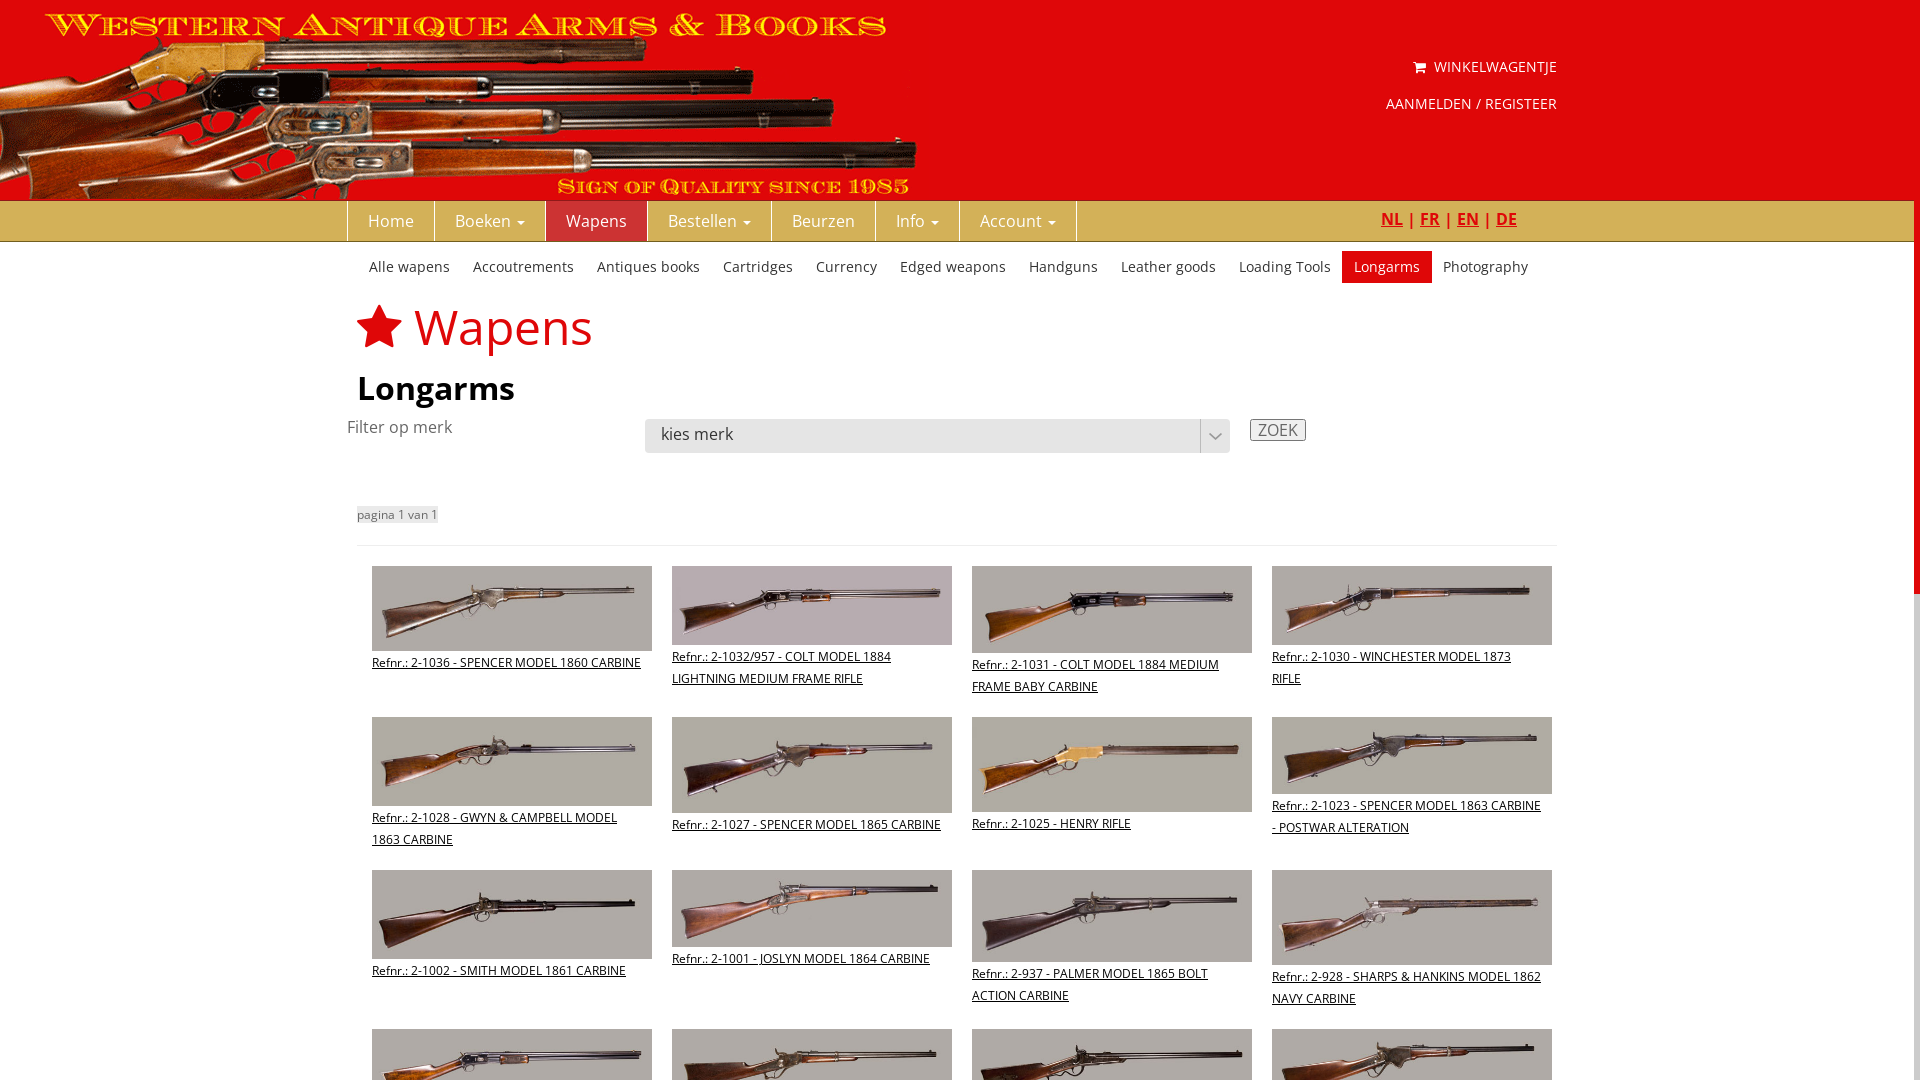 This screenshot has height=1080, width=1920. What do you see at coordinates (875, 220) in the screenshot?
I see `'Info'` at bounding box center [875, 220].